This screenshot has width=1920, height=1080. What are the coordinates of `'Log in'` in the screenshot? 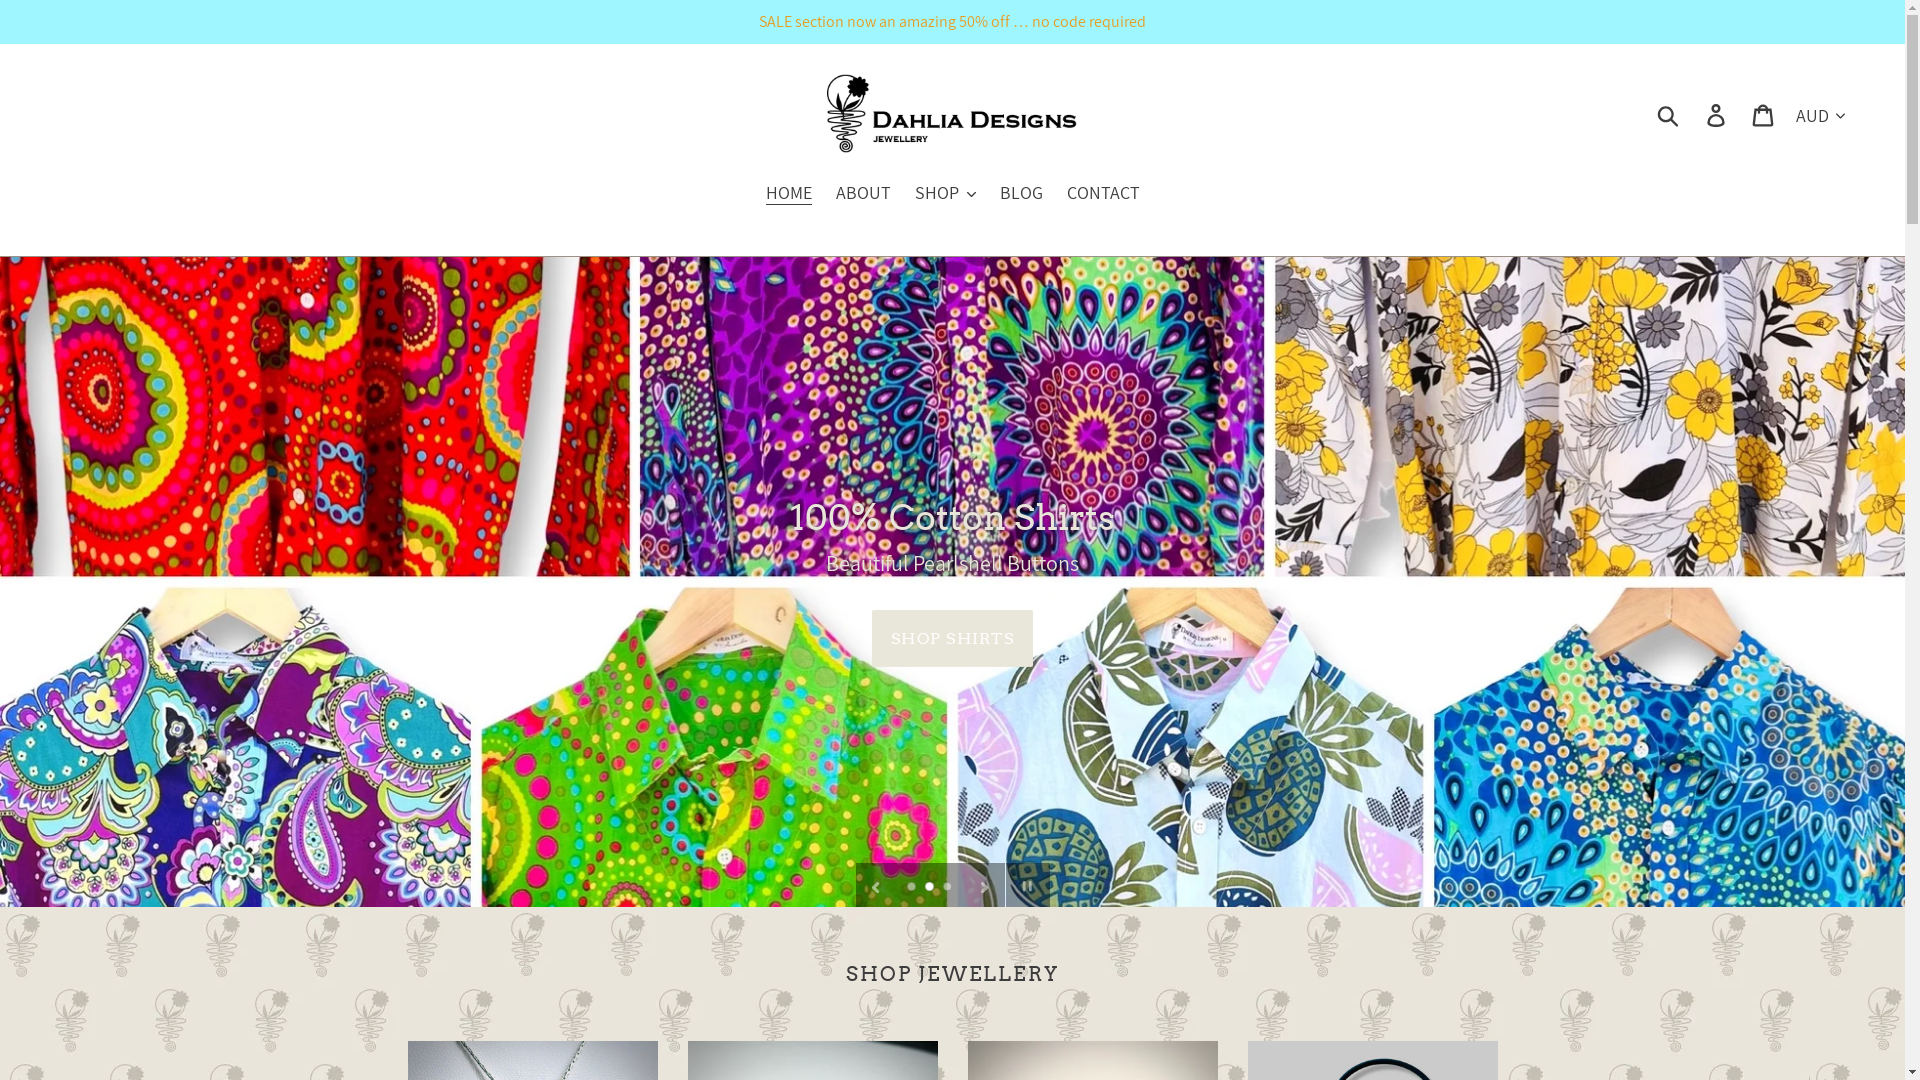 It's located at (1716, 113).